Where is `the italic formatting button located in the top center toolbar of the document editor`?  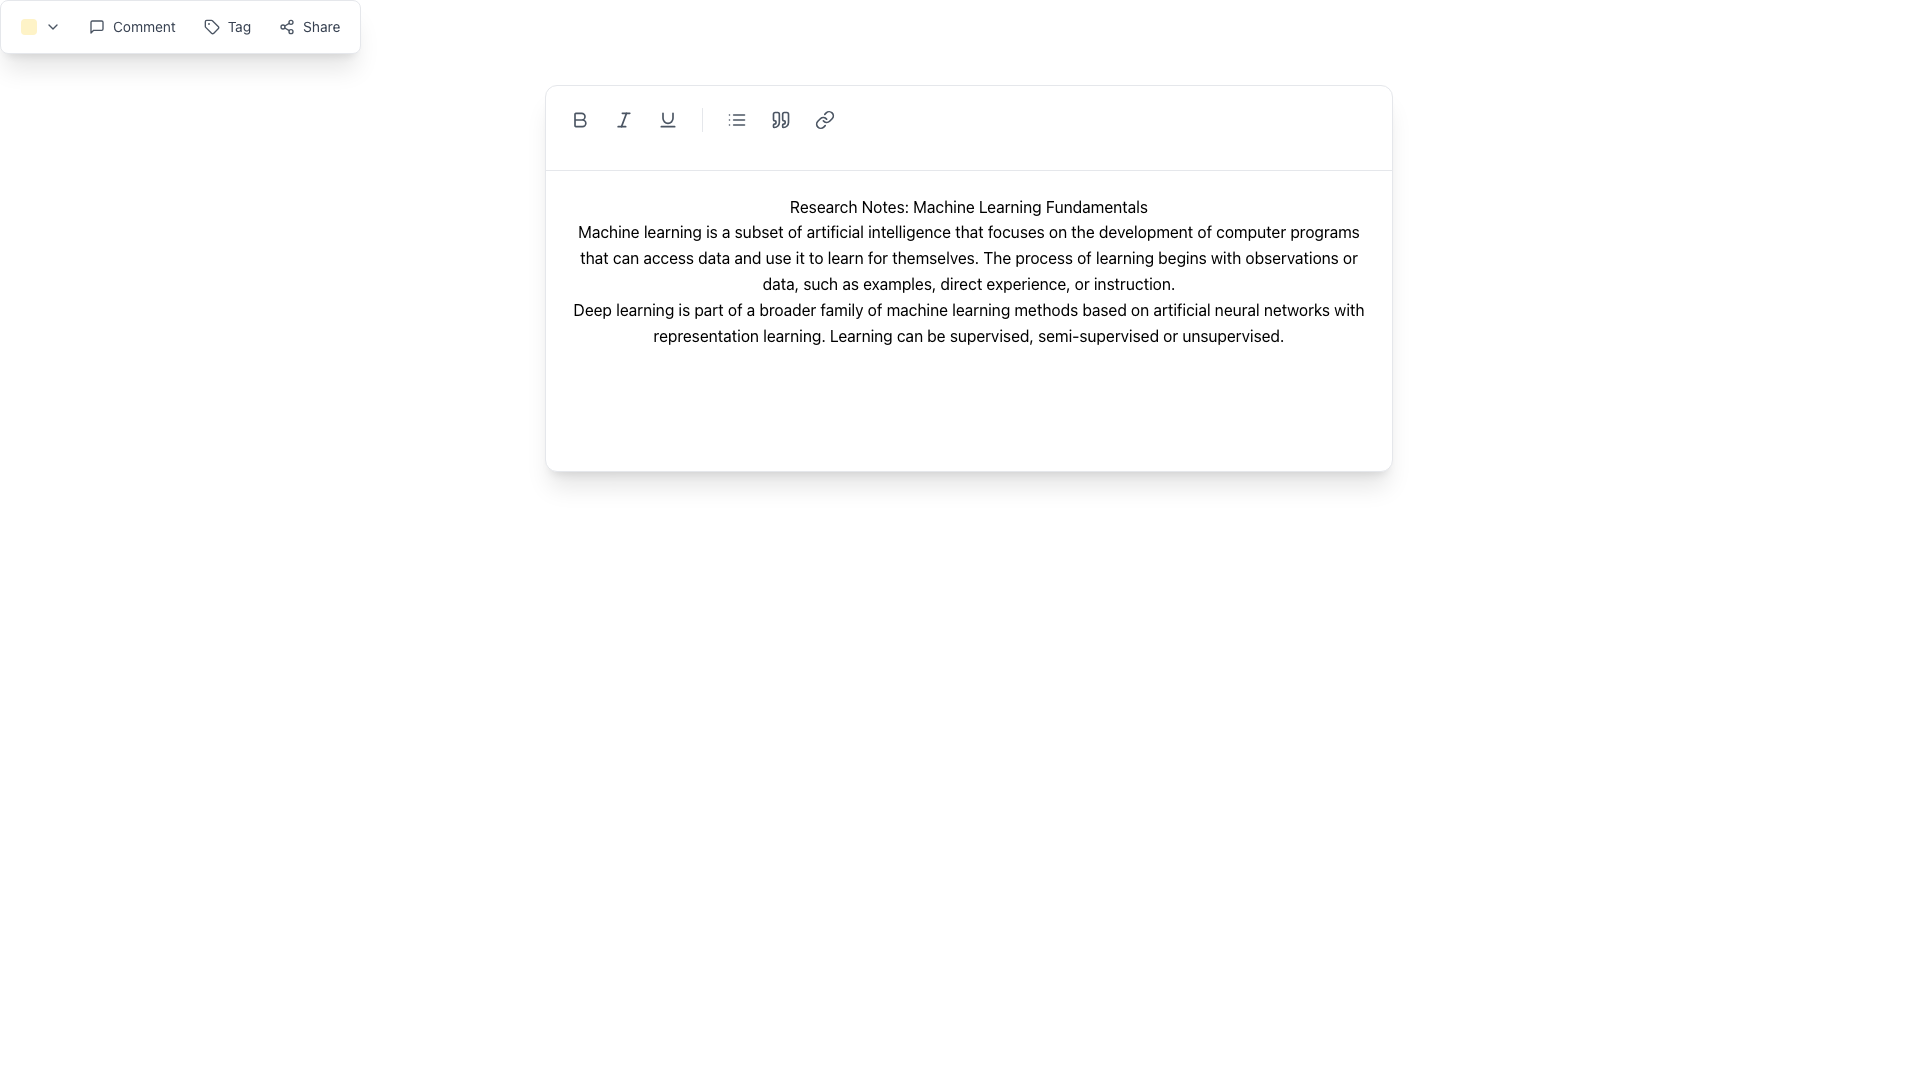 the italic formatting button located in the top center toolbar of the document editor is located at coordinates (623, 119).